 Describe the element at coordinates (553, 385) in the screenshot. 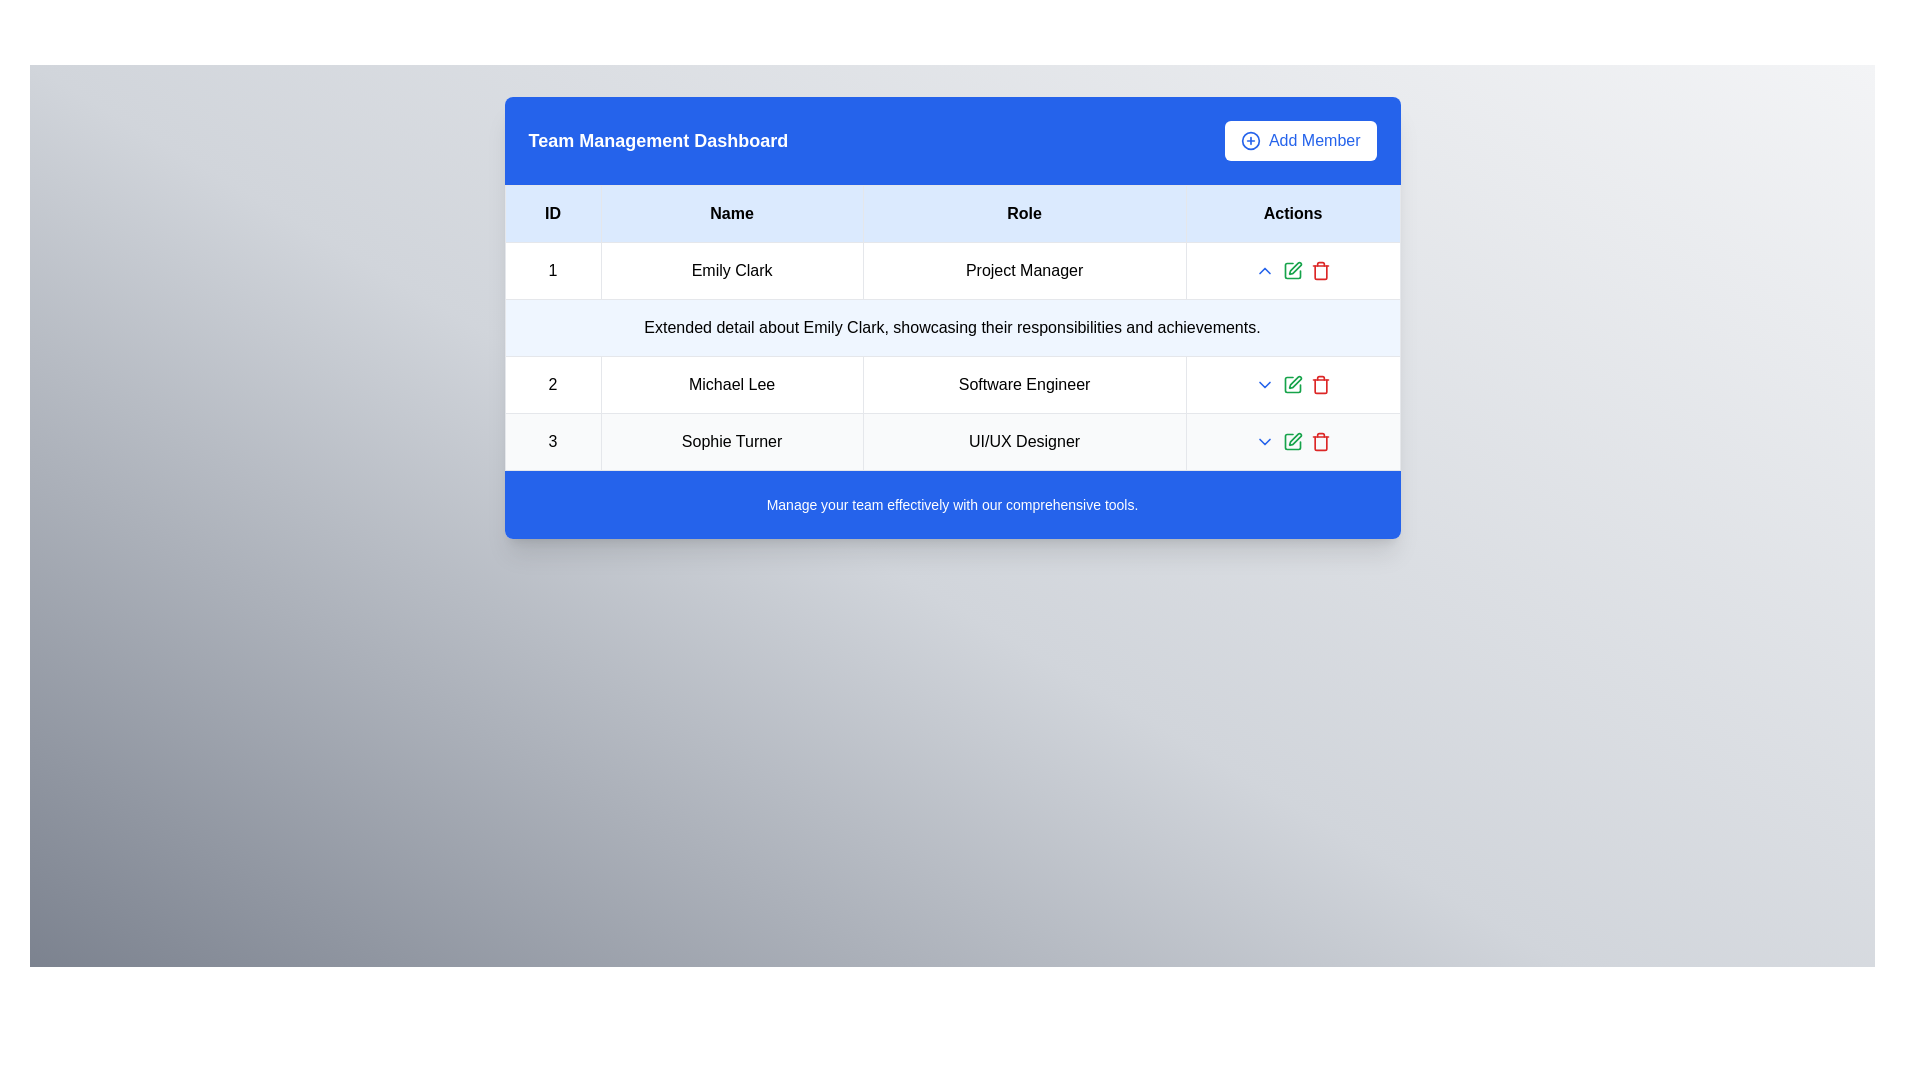

I see `the Static Text Label that identifies the row in the table, located to the left of 'Michael Lee' and above '3'` at that location.